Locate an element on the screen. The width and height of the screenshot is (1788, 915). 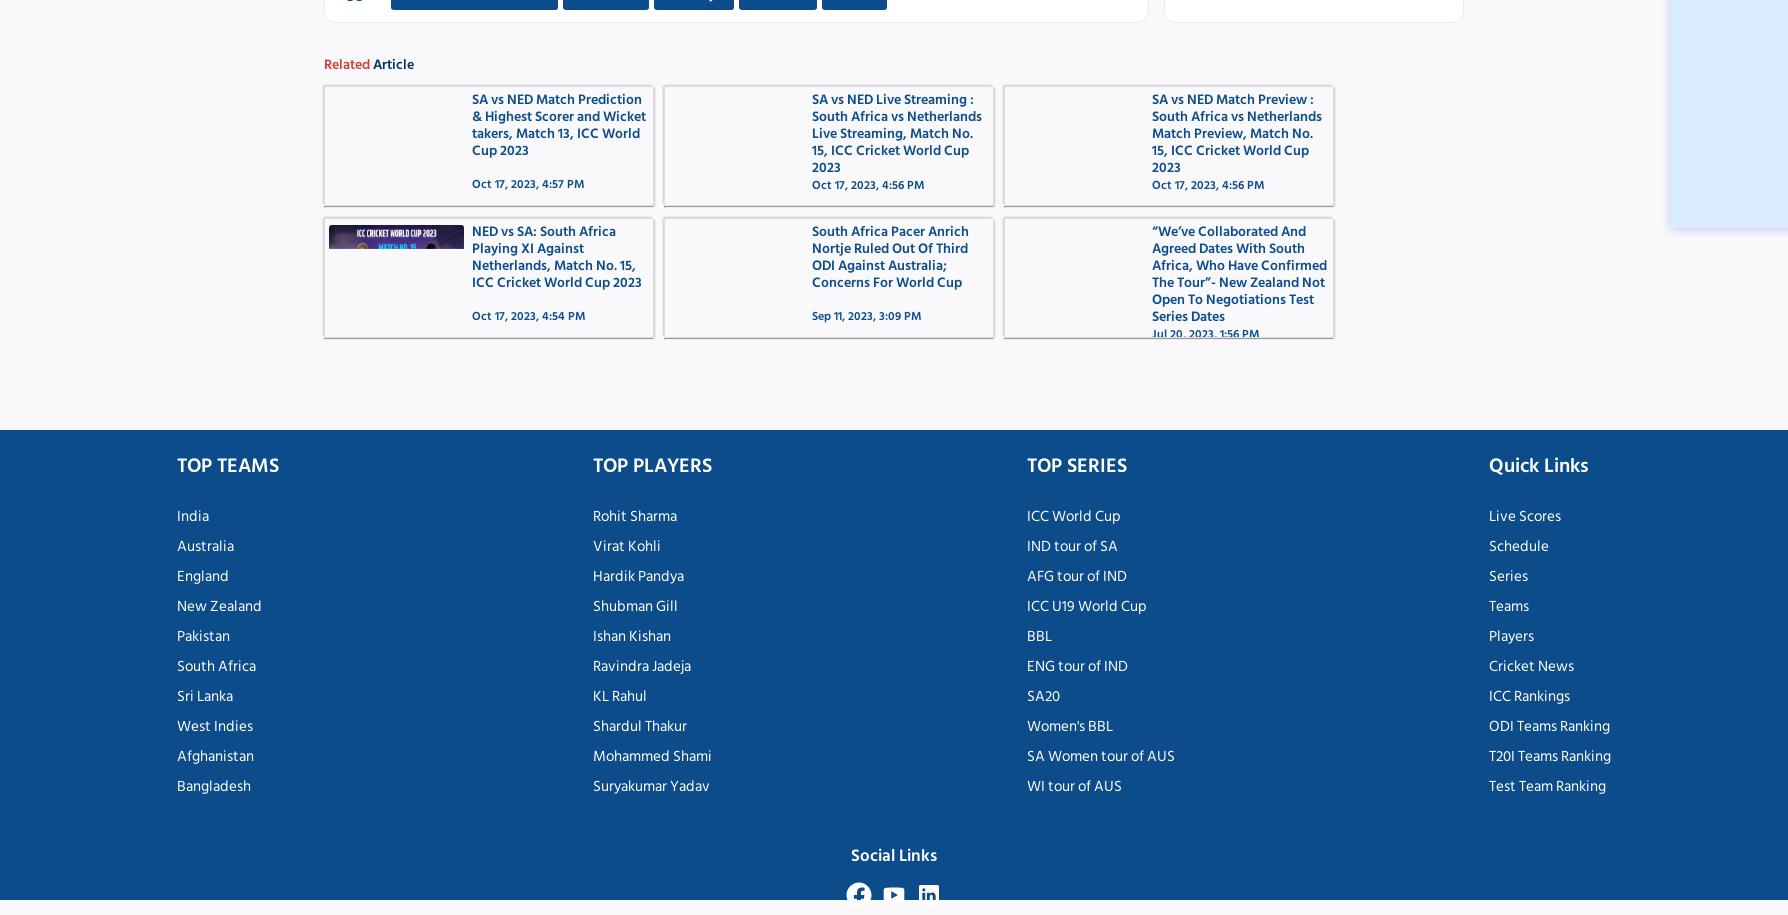
'T20I Teams Ranking' is located at coordinates (1487, 755).